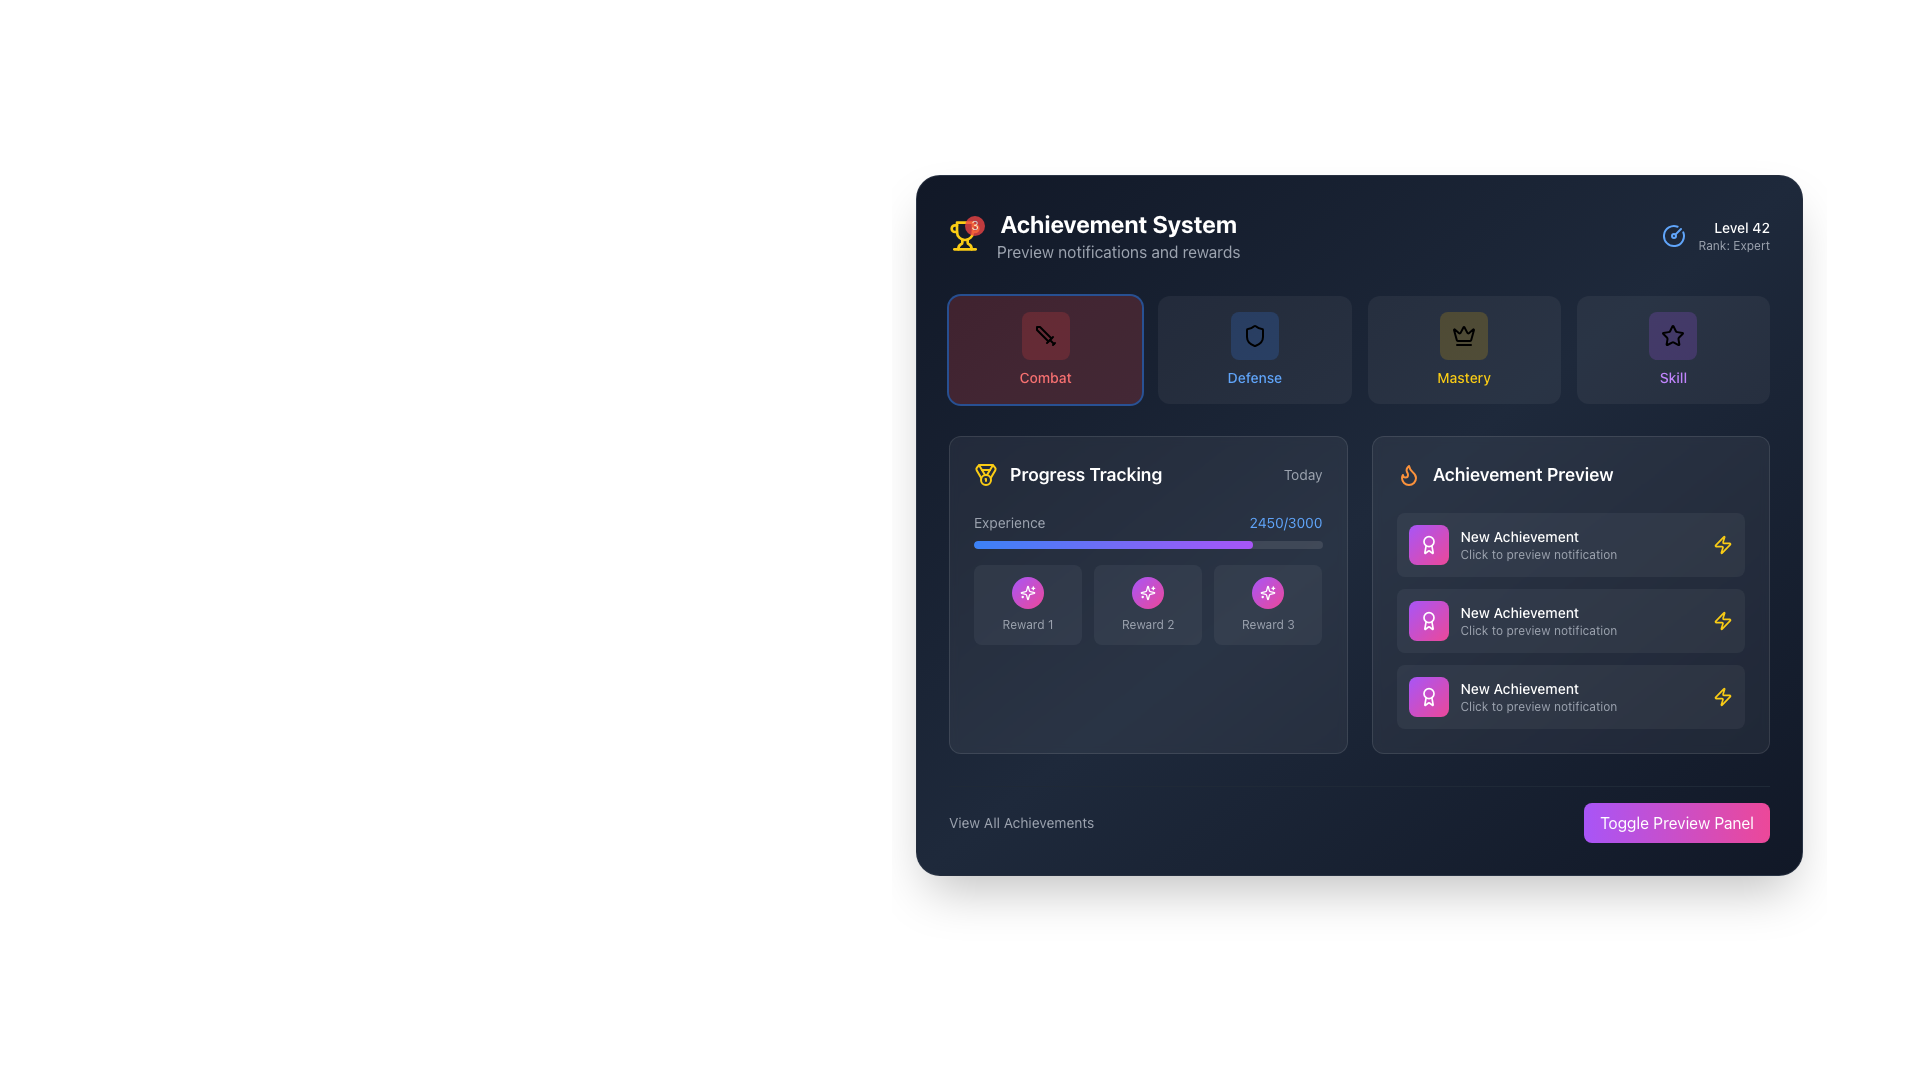 This screenshot has height=1080, width=1920. I want to click on the text label element displaying 'Preview notifications and rewards' that is located beneath the 'Achievement System' title, so click(1117, 250).